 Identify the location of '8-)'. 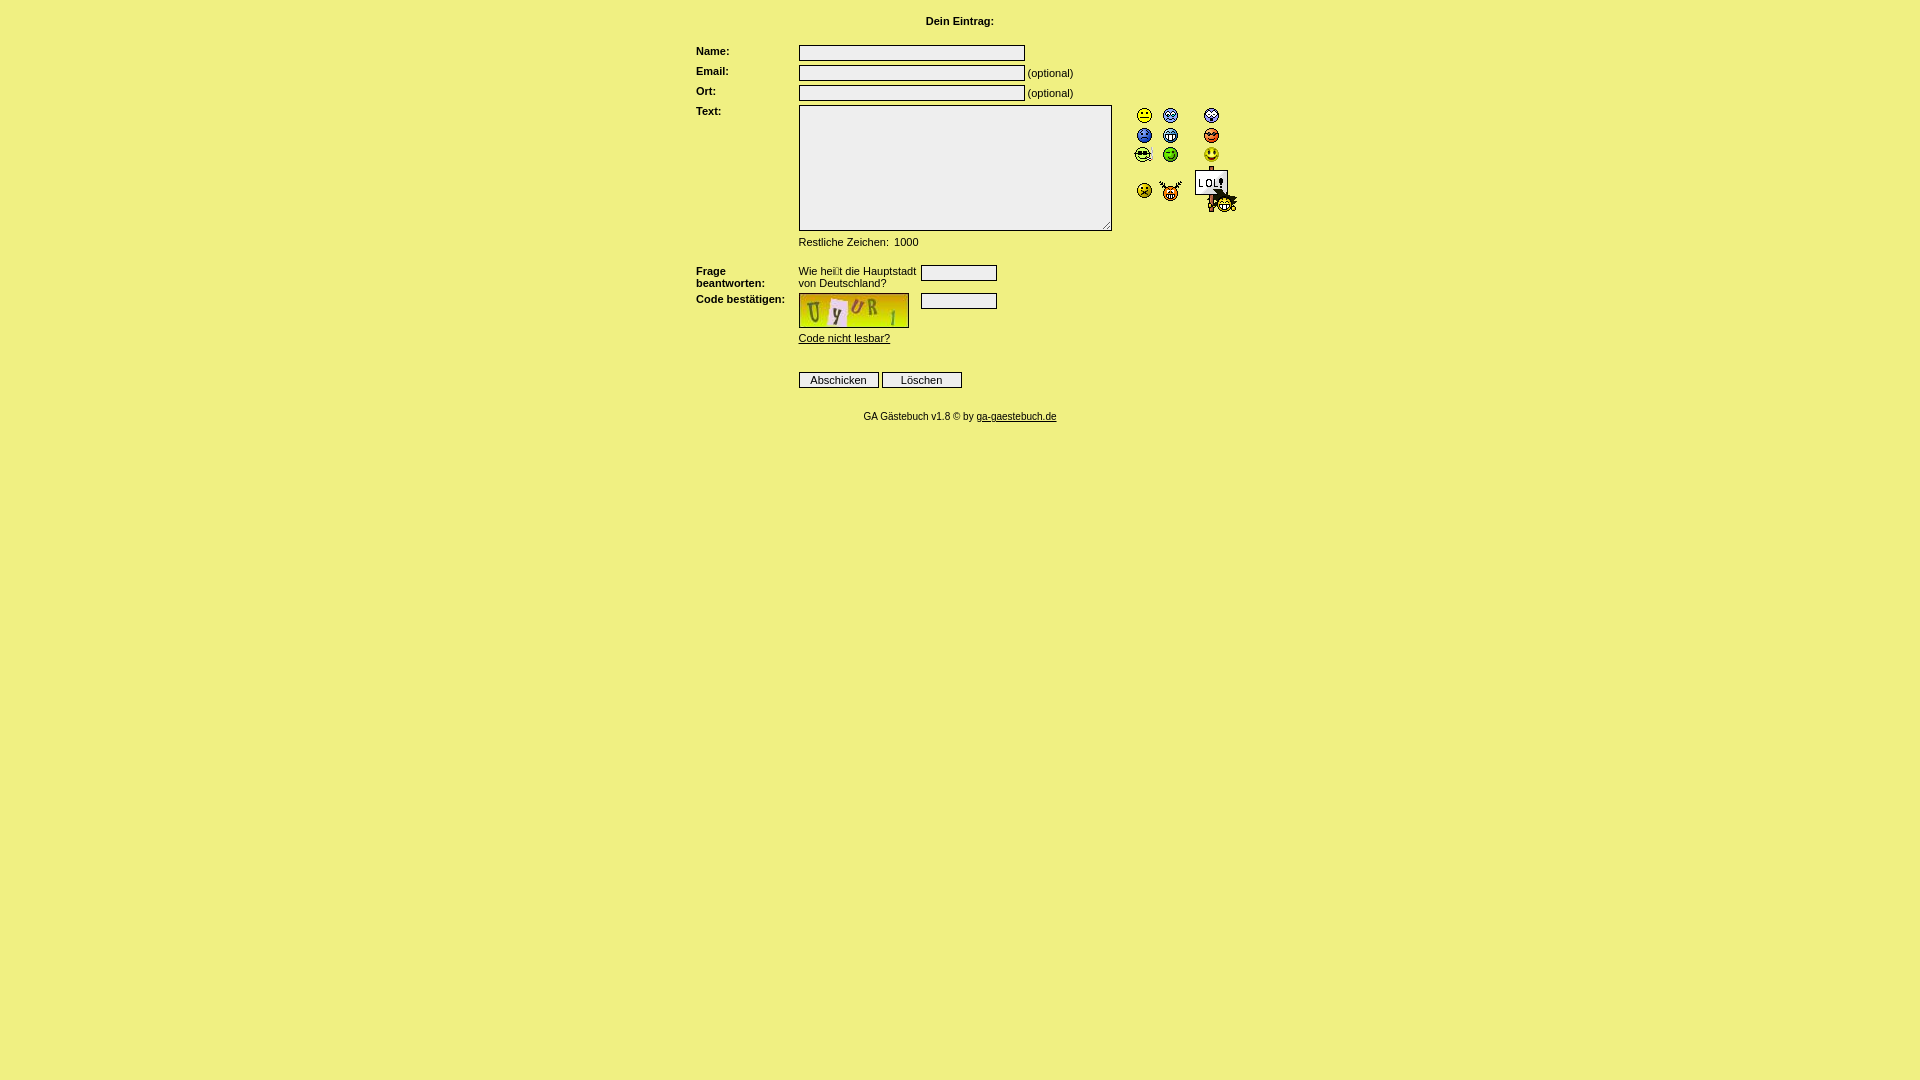
(1210, 135).